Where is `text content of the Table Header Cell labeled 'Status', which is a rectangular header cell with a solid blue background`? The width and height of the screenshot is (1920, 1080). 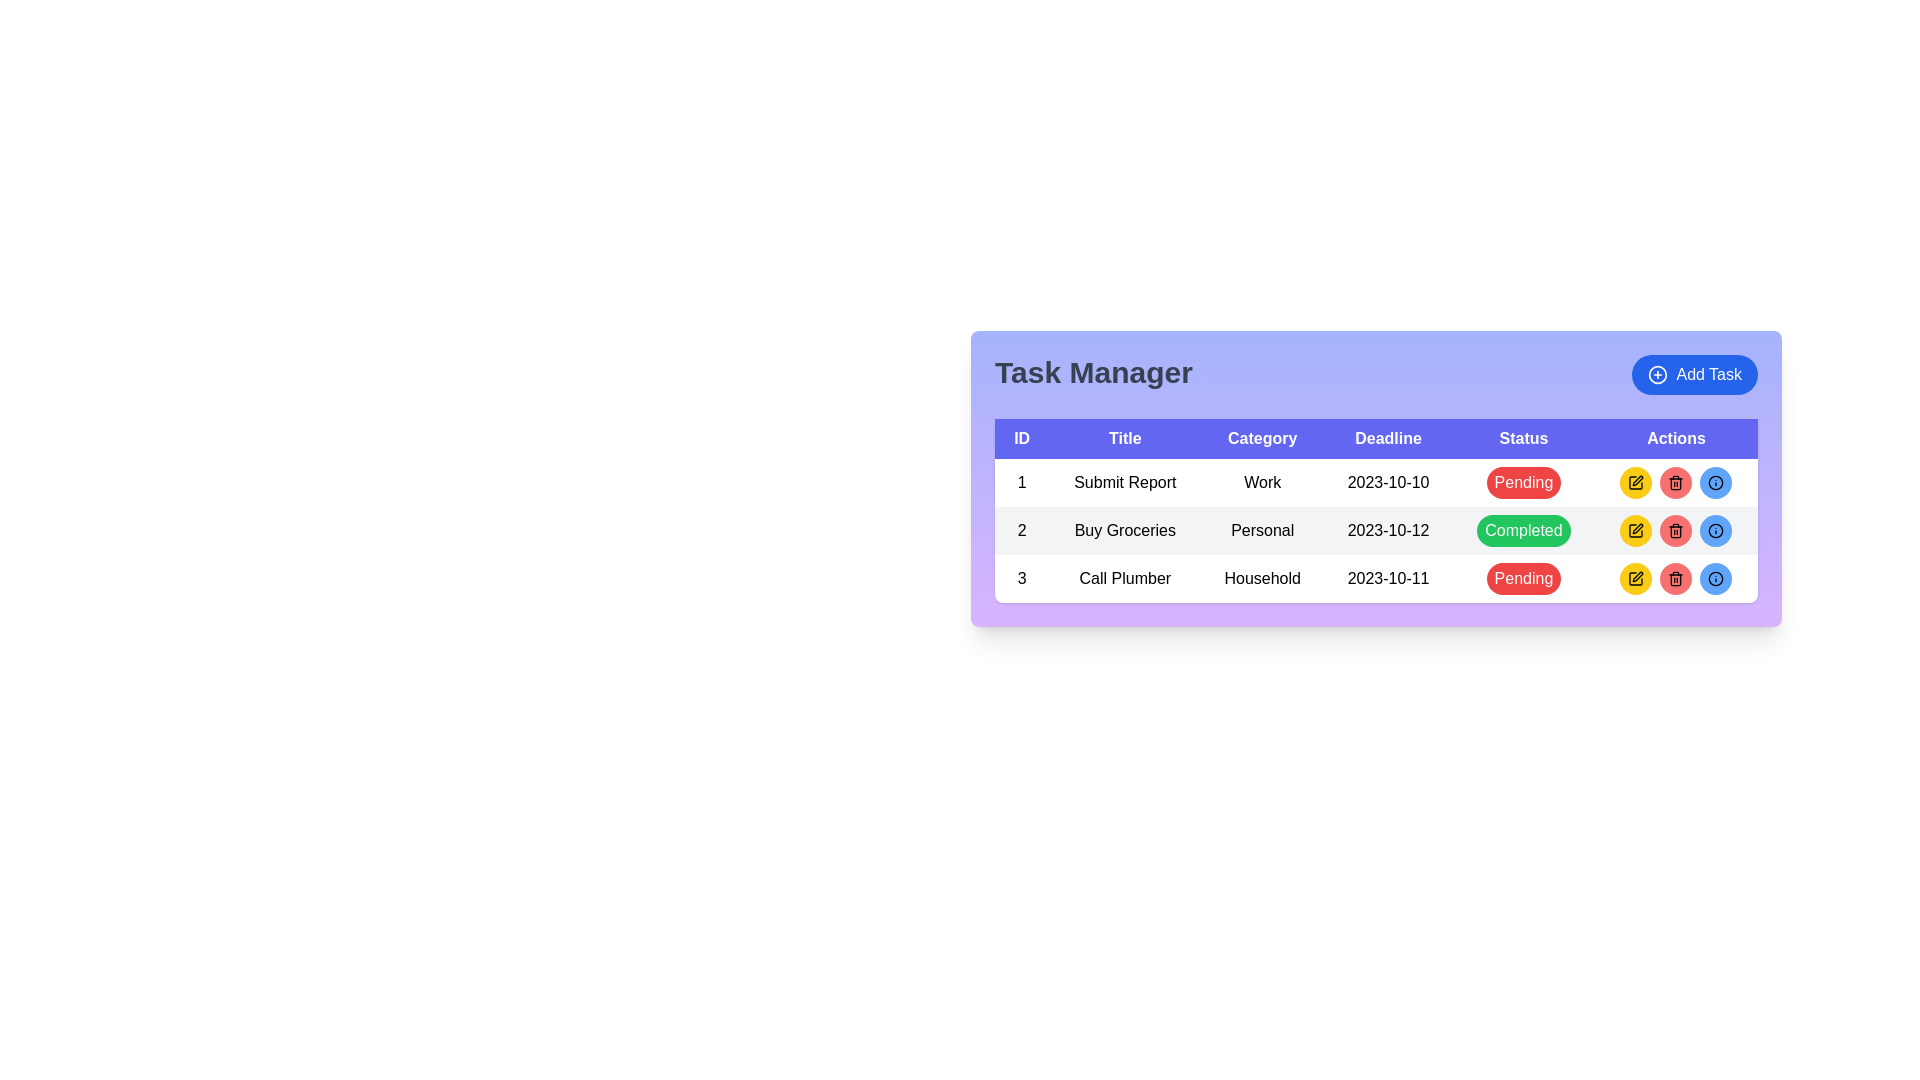 text content of the Table Header Cell labeled 'Status', which is a rectangular header cell with a solid blue background is located at coordinates (1522, 438).